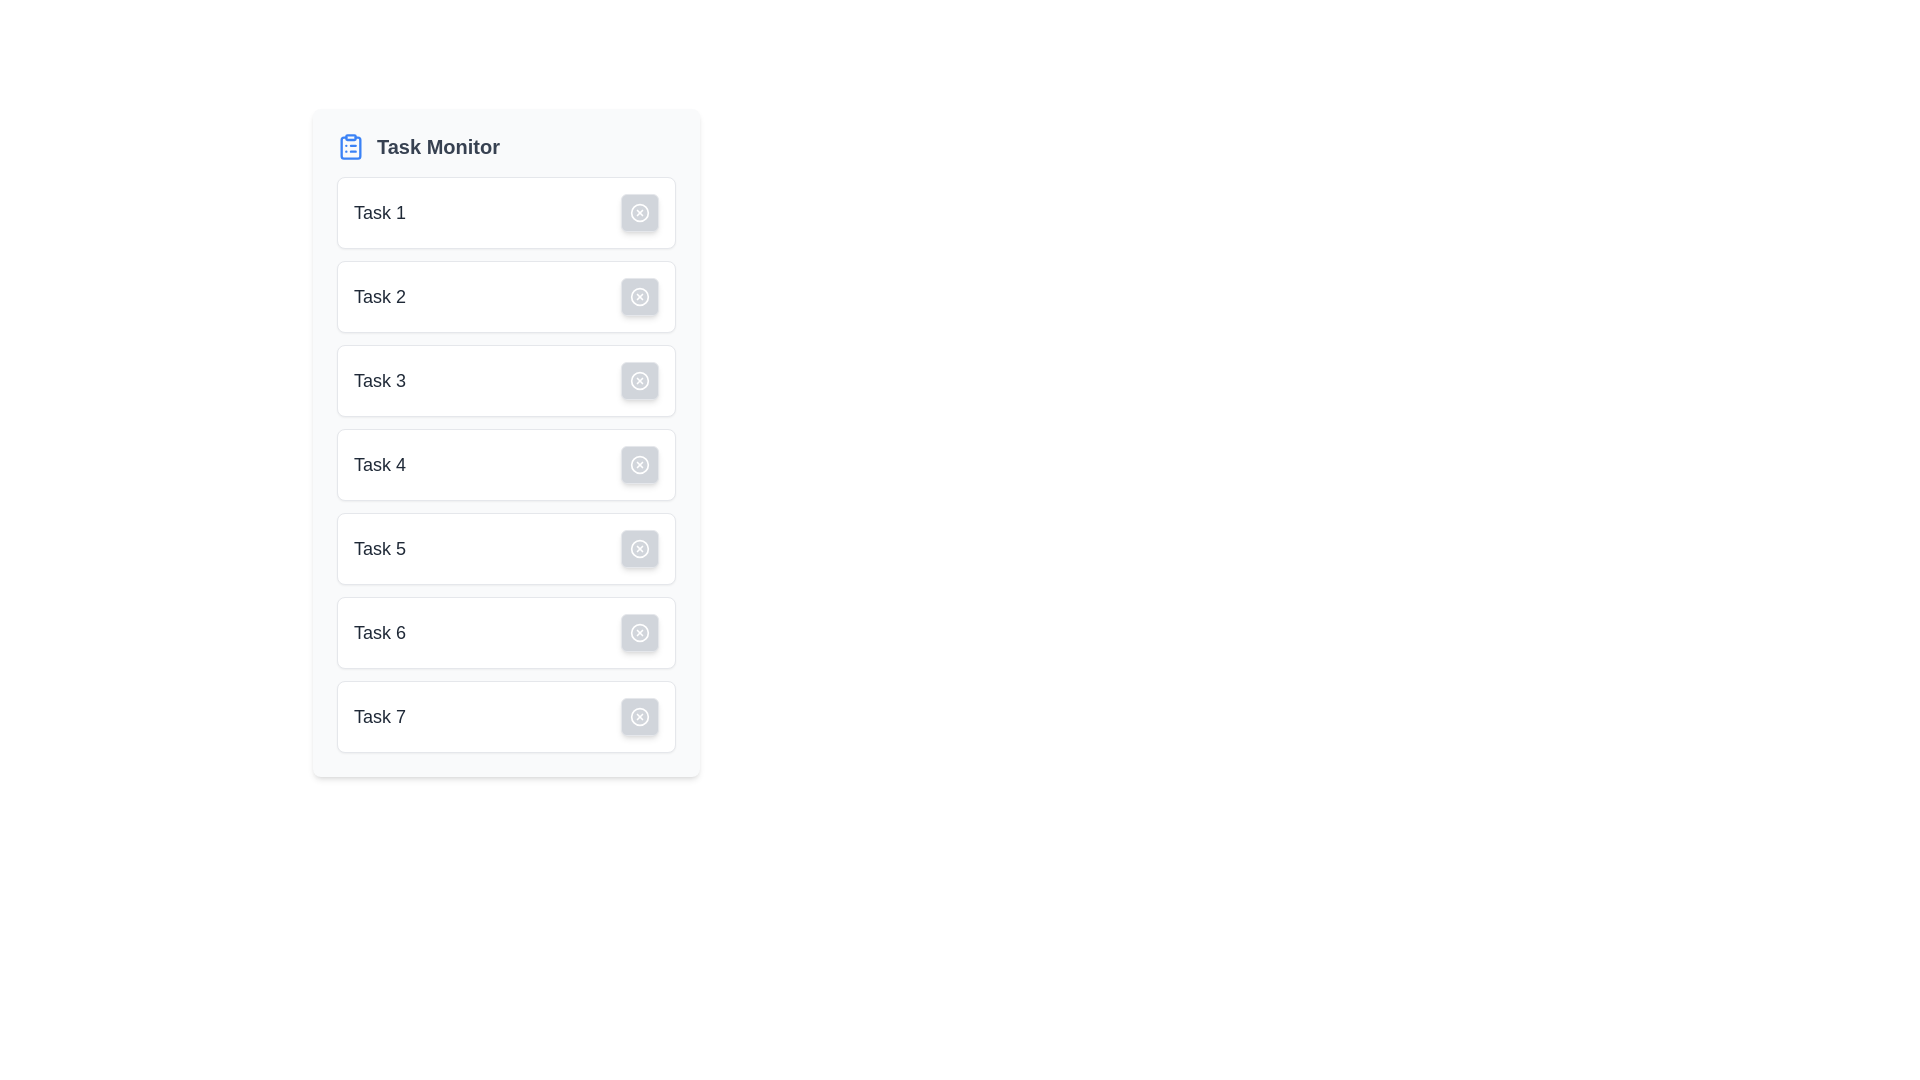  I want to click on the circular icon button with an 'X' symbol located within the 'Task 7' item in the vertical list, so click(638, 716).